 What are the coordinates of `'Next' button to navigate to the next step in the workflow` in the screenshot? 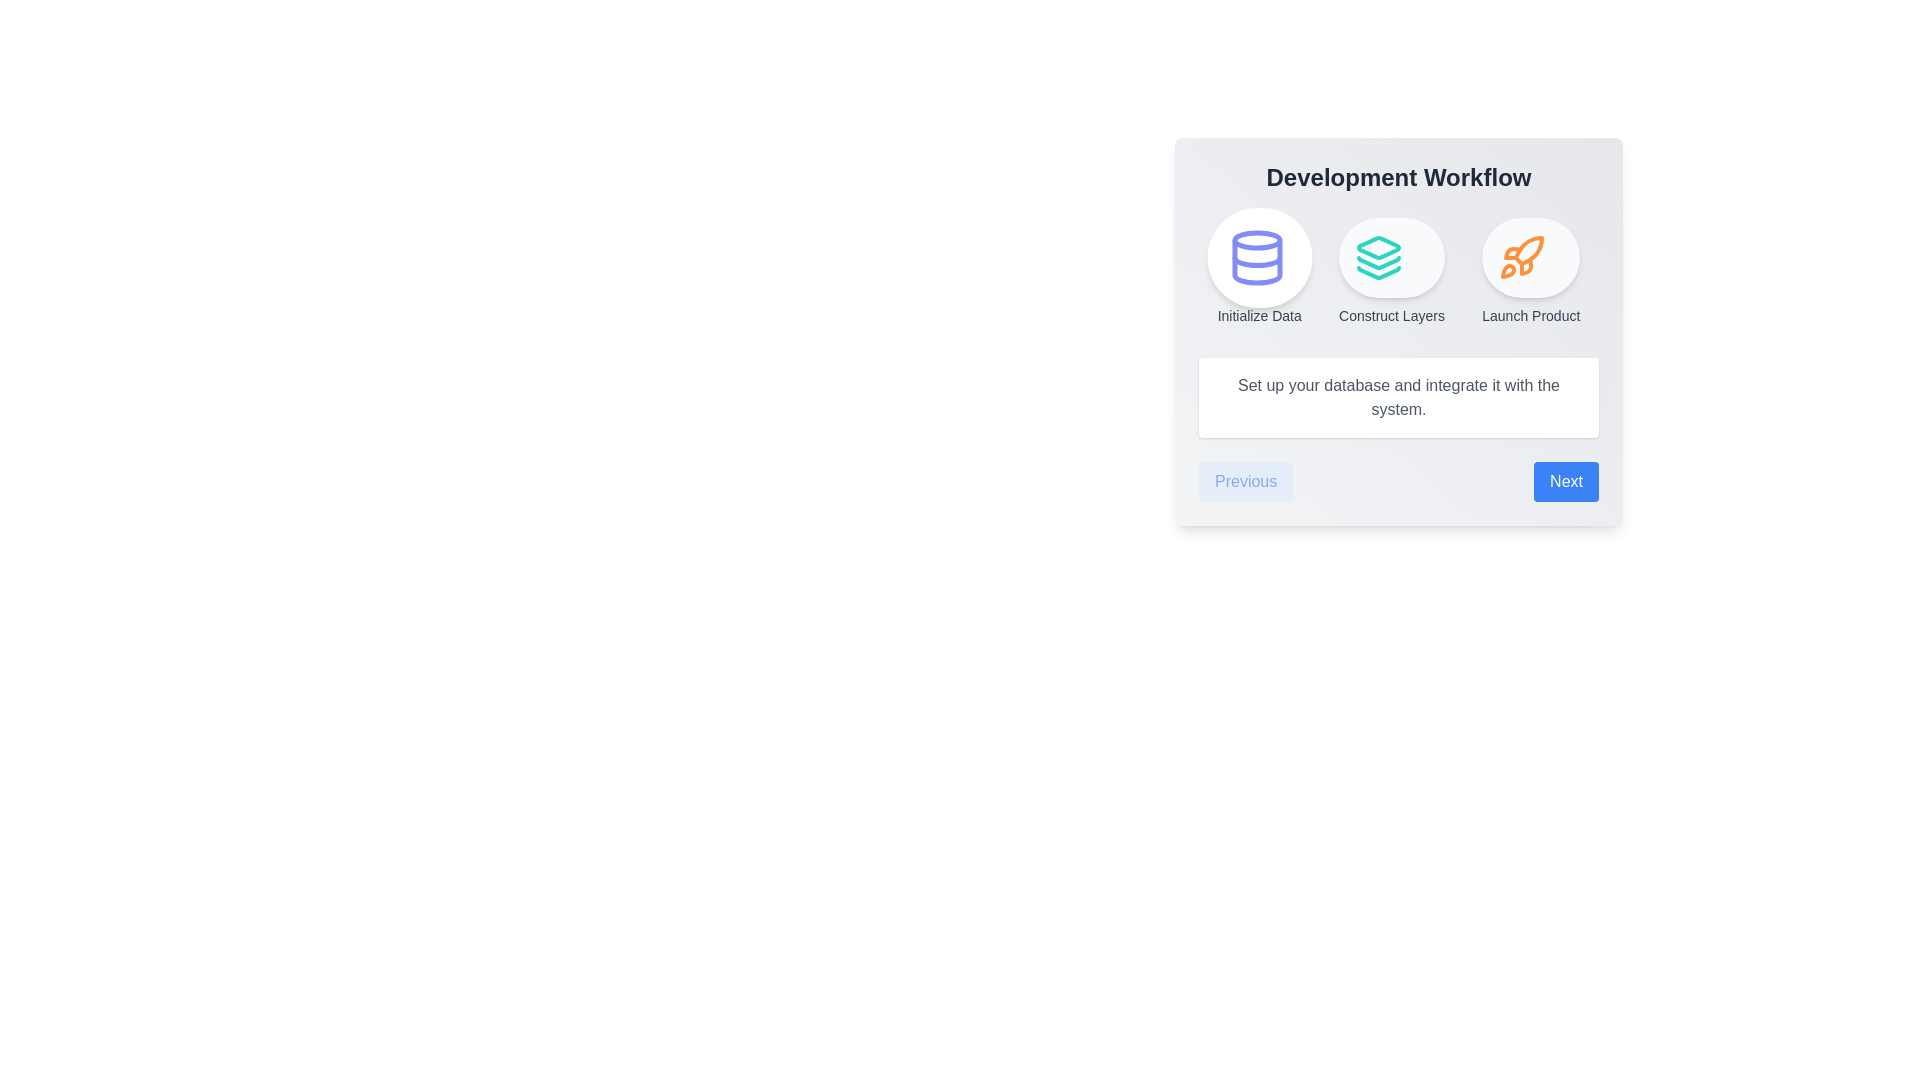 It's located at (1564, 482).